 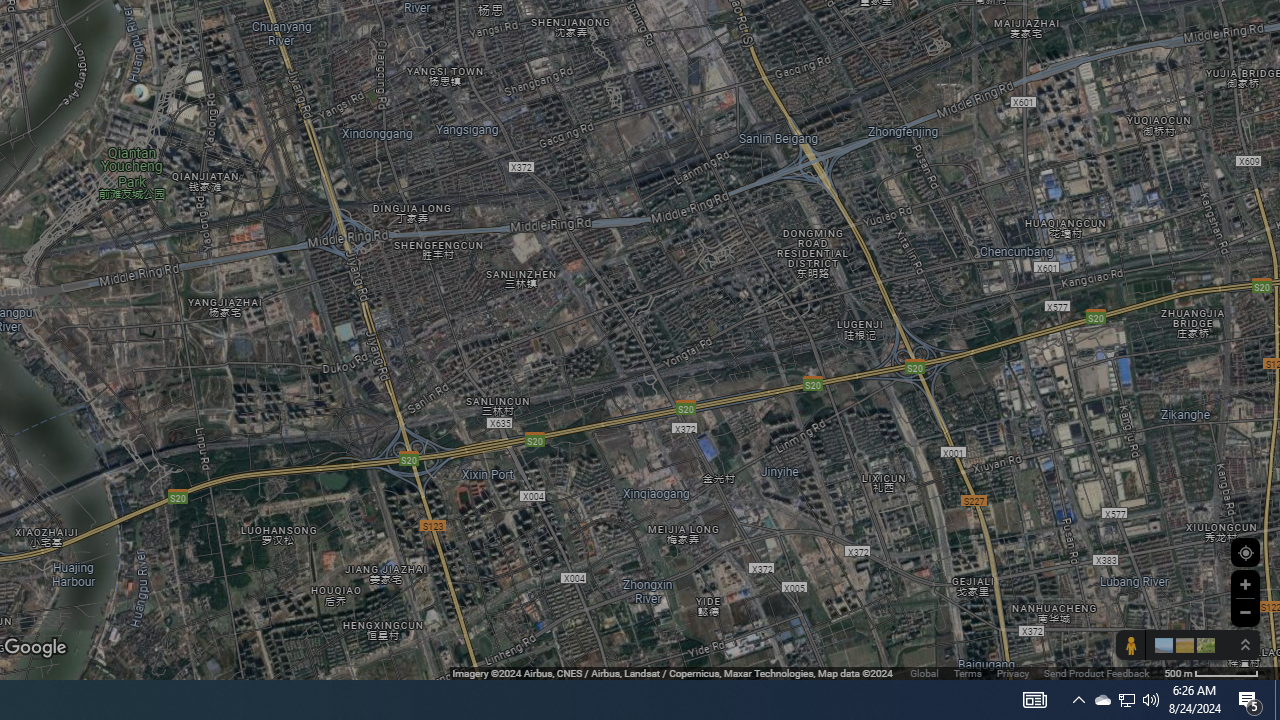 I want to click on 'Send Product Feedback', so click(x=1095, y=673).